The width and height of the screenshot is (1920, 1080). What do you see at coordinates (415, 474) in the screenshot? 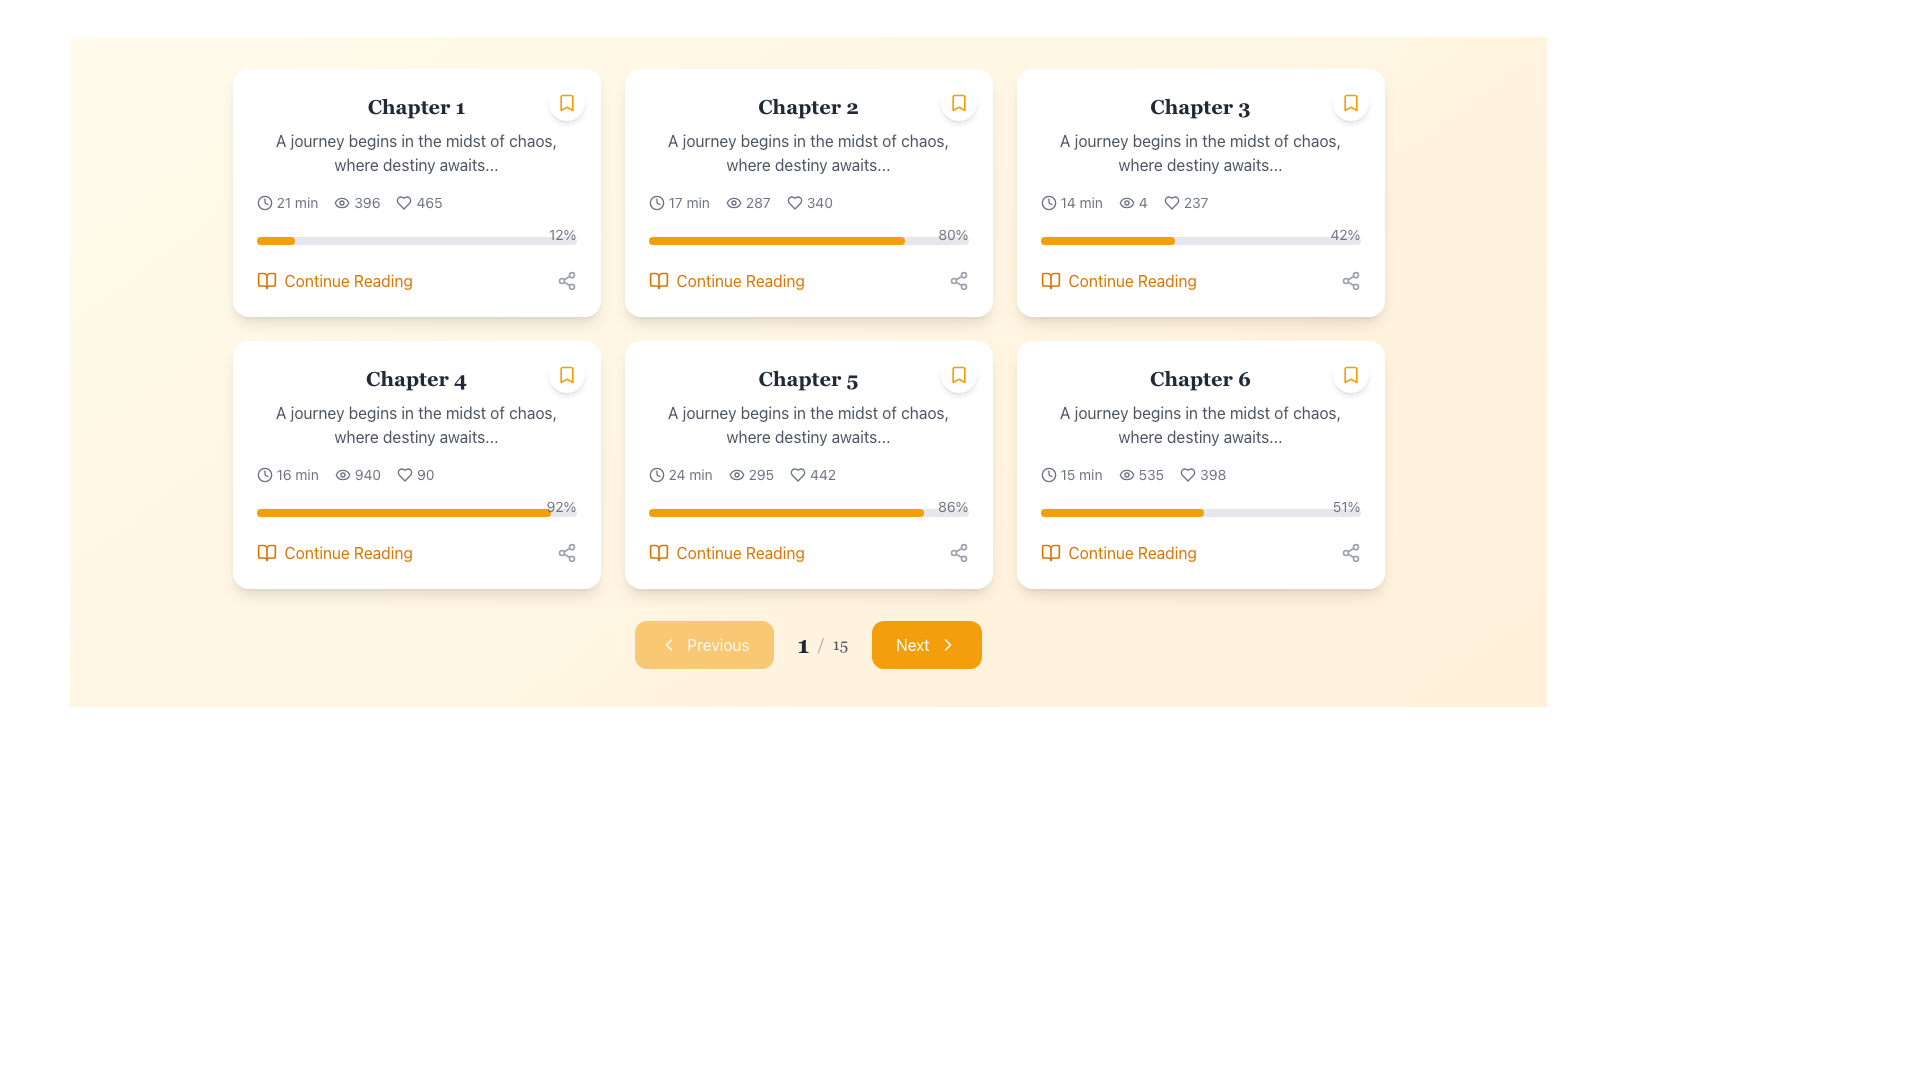
I see `the Information display group comprising icons and numeric indicators, which contains a clock icon, a views number, and a heart icon with likes number, located in the fourth card from the left on the second row` at bounding box center [415, 474].